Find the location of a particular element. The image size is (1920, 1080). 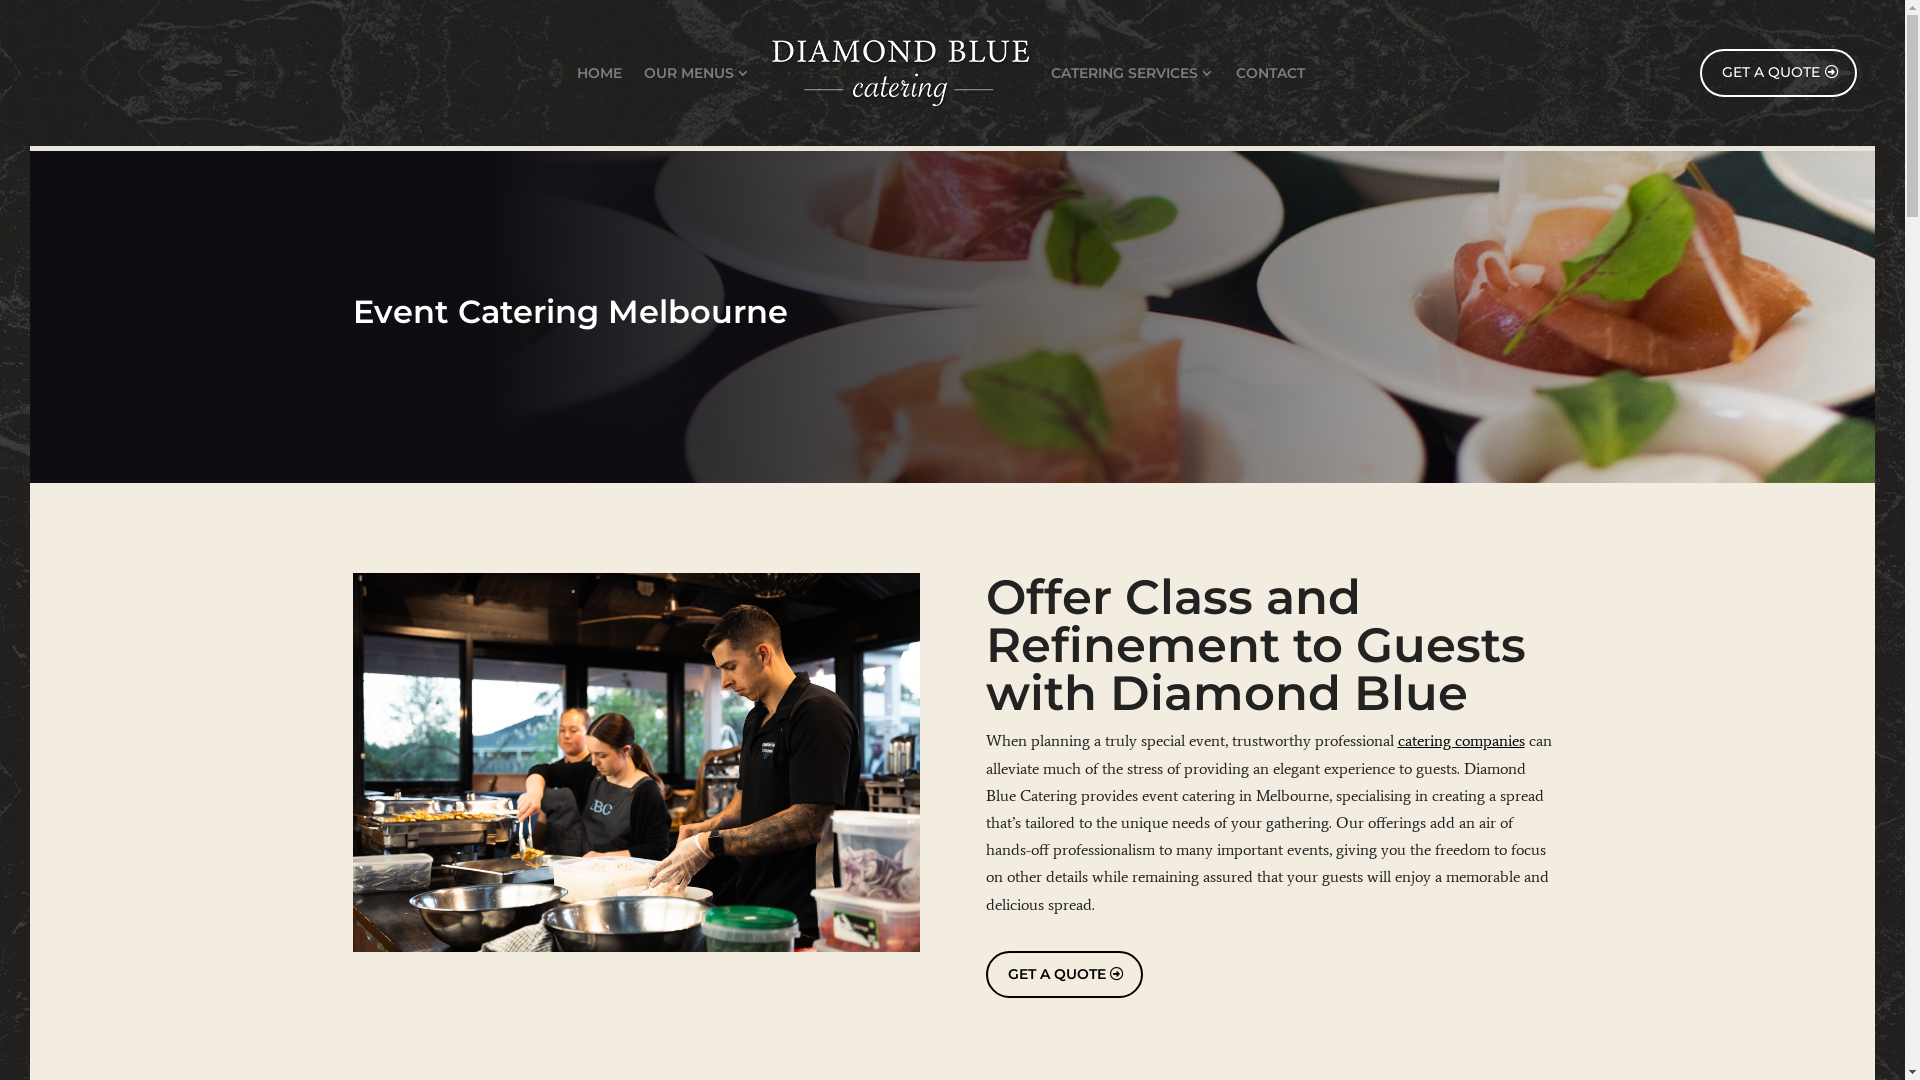

'DSC04533' is located at coordinates (634, 762).